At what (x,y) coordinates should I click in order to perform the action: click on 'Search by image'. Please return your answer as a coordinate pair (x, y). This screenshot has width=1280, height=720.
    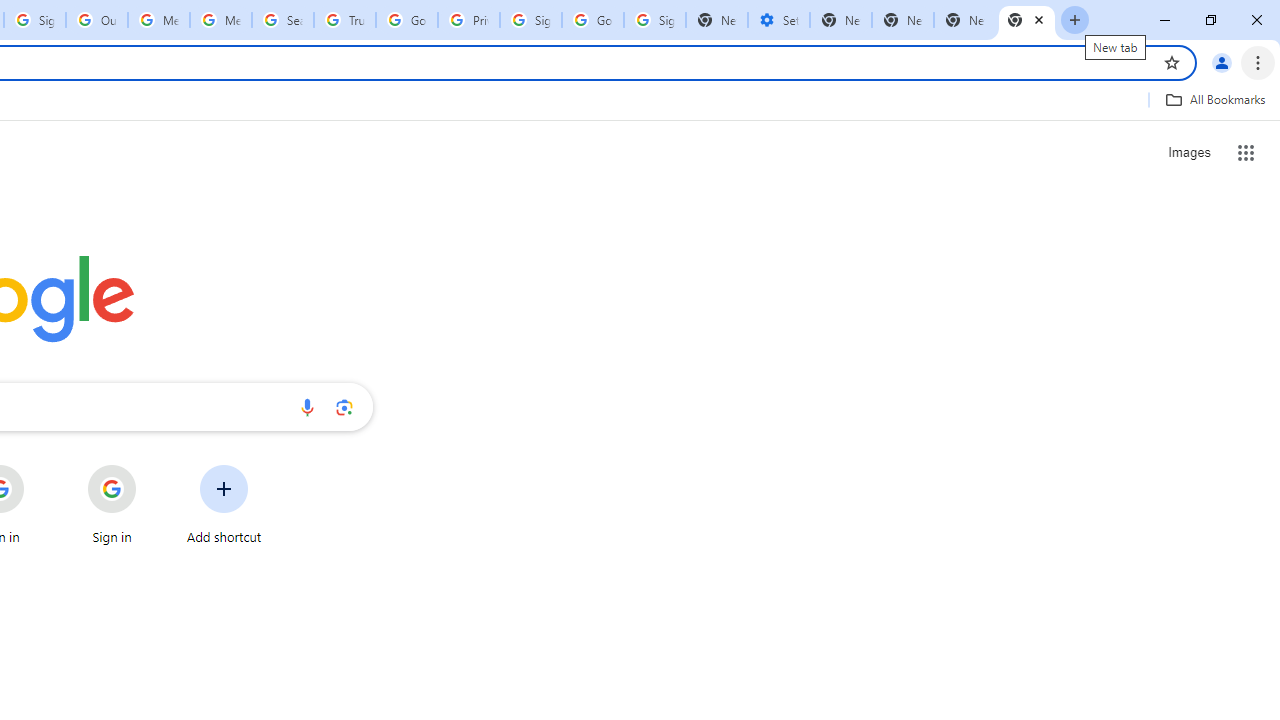
    Looking at the image, I should click on (344, 406).